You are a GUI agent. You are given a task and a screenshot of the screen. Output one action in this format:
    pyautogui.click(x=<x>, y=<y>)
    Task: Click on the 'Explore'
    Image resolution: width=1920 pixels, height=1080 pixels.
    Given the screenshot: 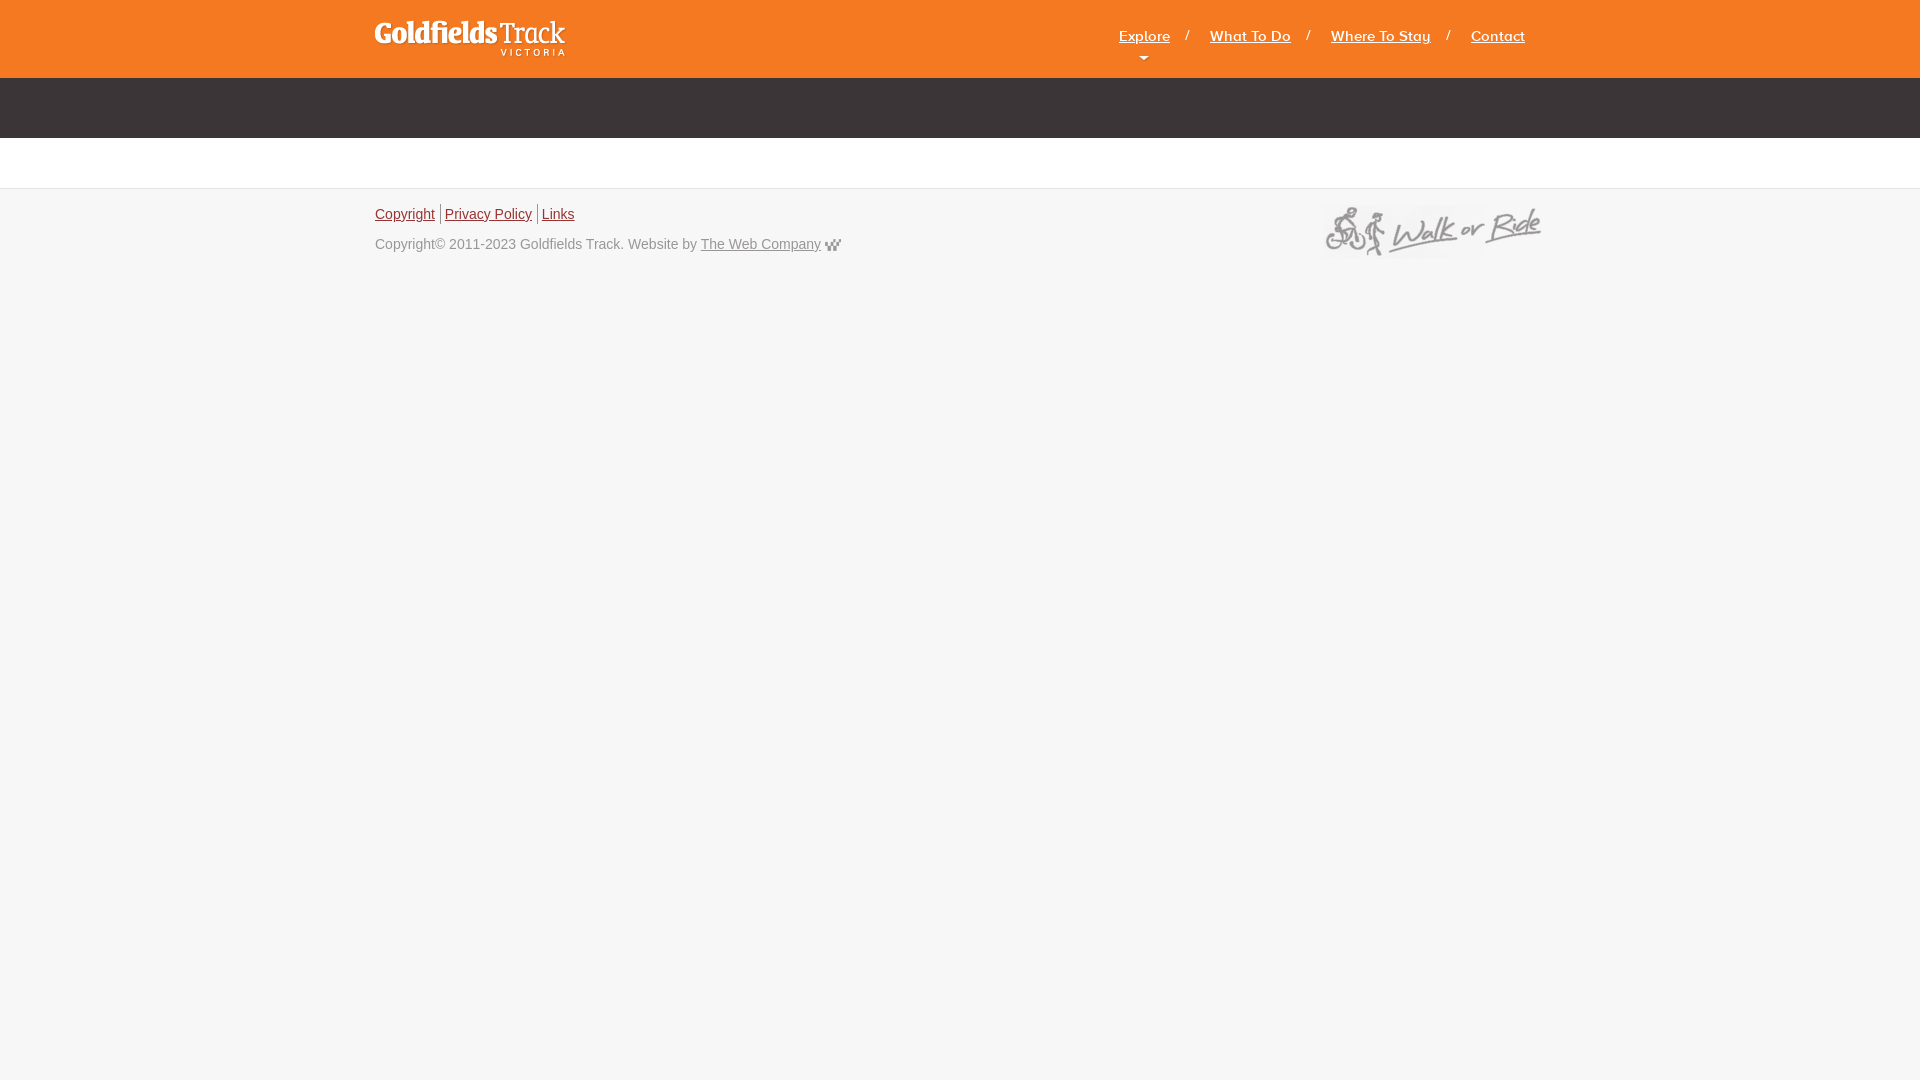 What is the action you would take?
    pyautogui.click(x=1144, y=36)
    